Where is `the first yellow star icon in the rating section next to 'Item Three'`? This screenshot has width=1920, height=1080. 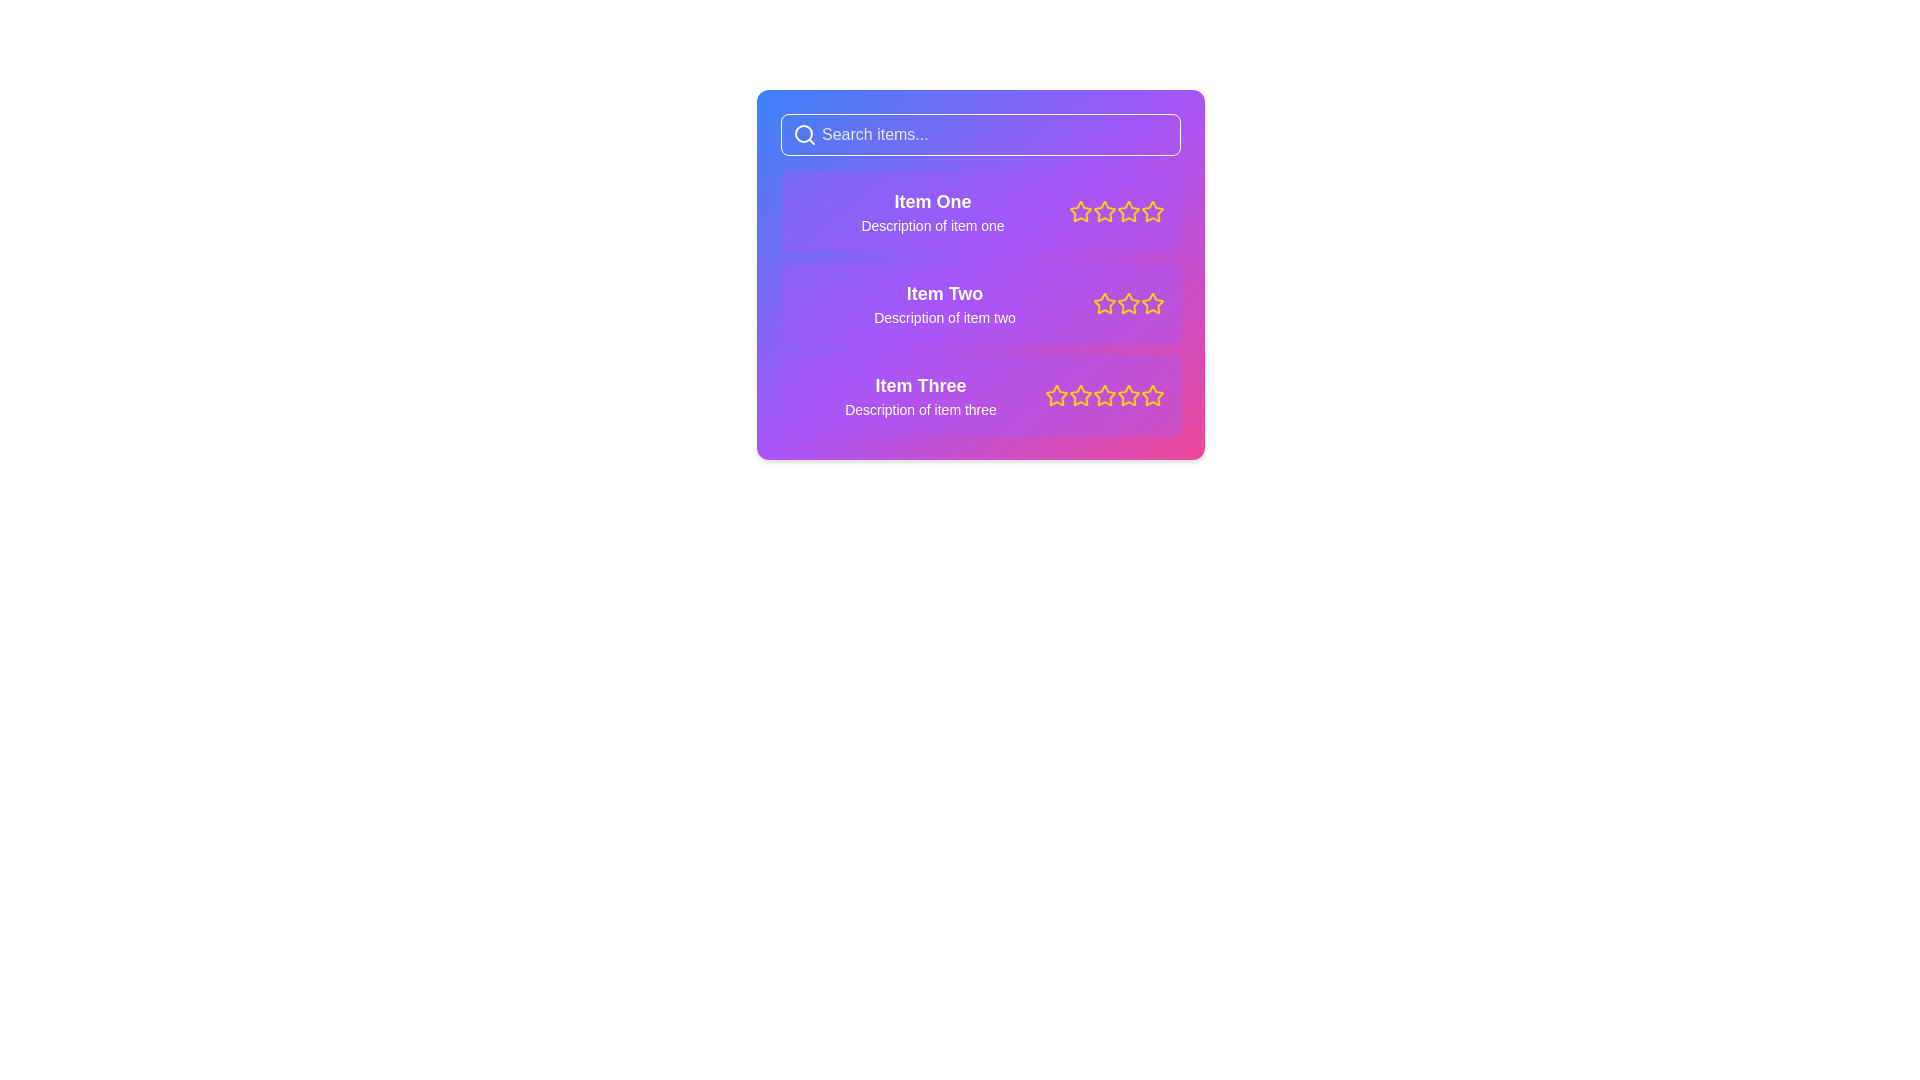 the first yellow star icon in the rating section next to 'Item Three' is located at coordinates (1055, 396).